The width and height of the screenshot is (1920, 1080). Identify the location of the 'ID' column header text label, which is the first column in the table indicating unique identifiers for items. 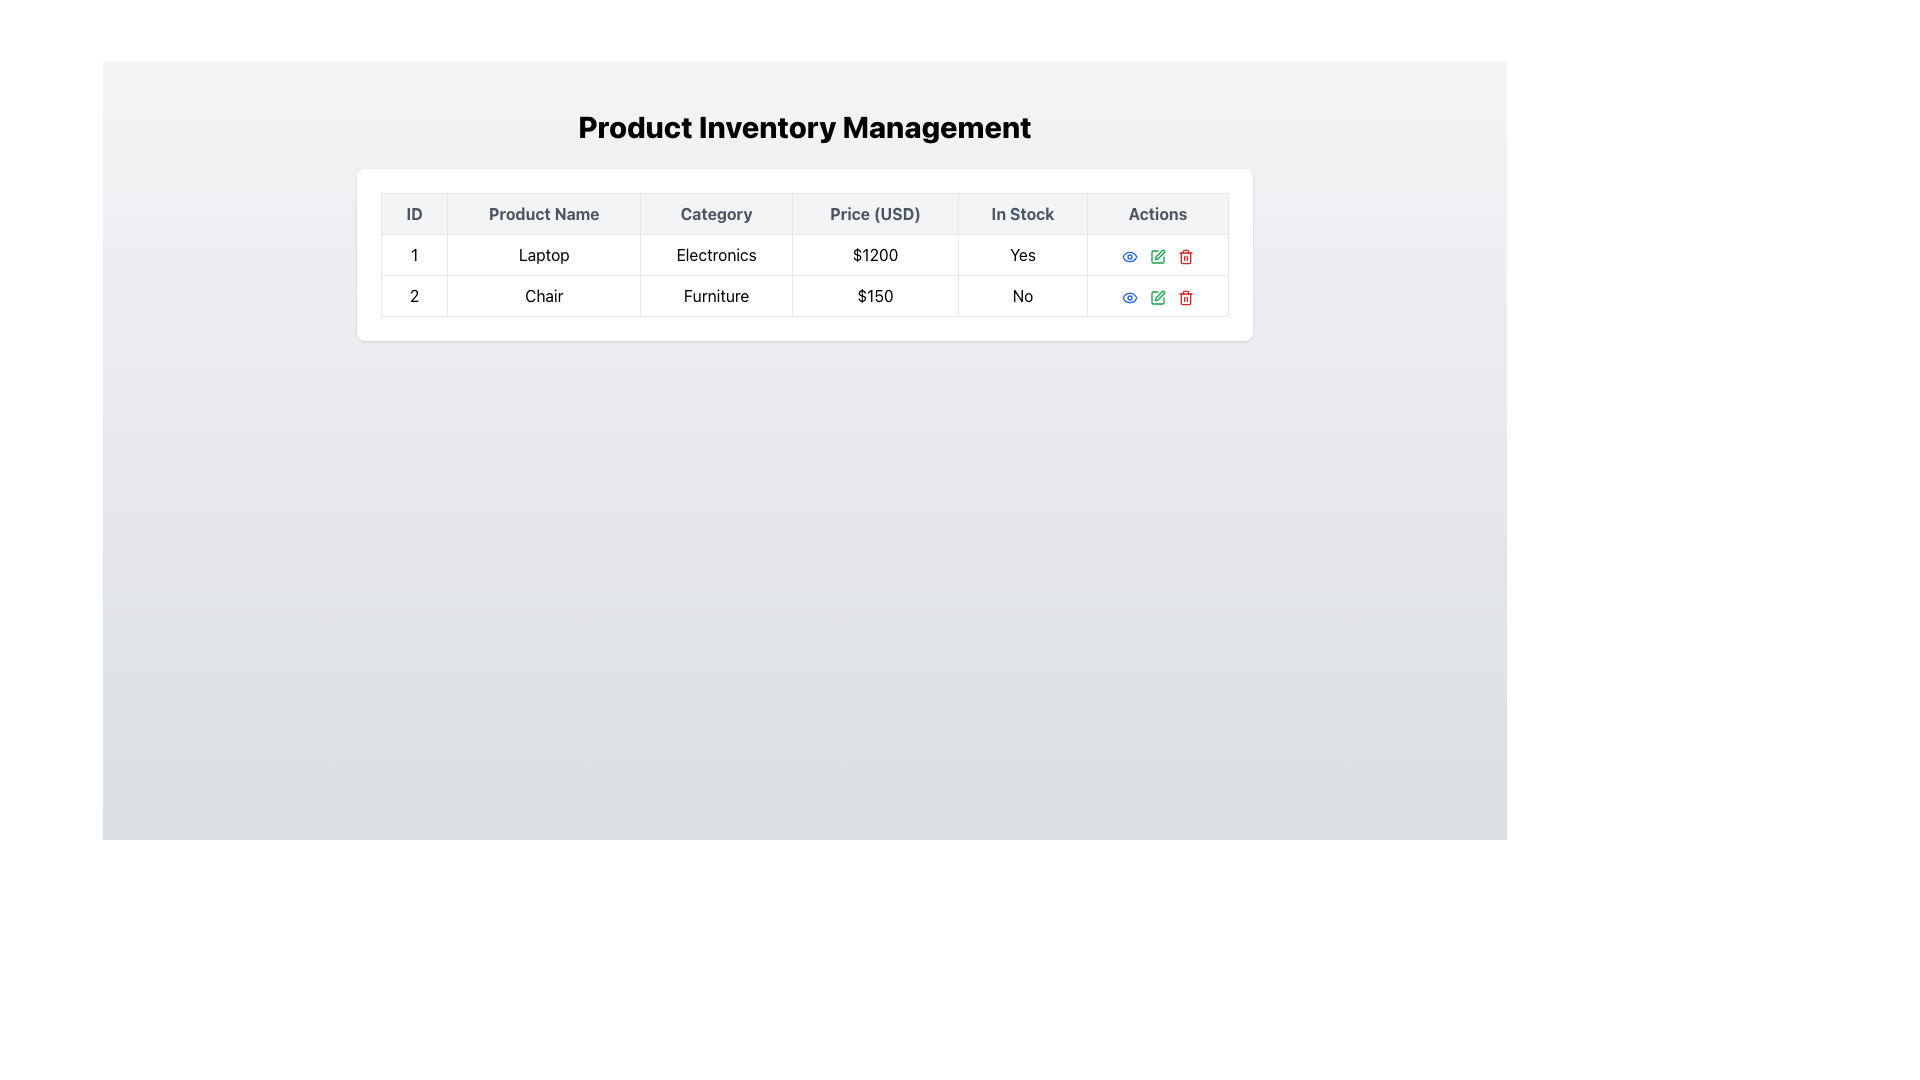
(413, 213).